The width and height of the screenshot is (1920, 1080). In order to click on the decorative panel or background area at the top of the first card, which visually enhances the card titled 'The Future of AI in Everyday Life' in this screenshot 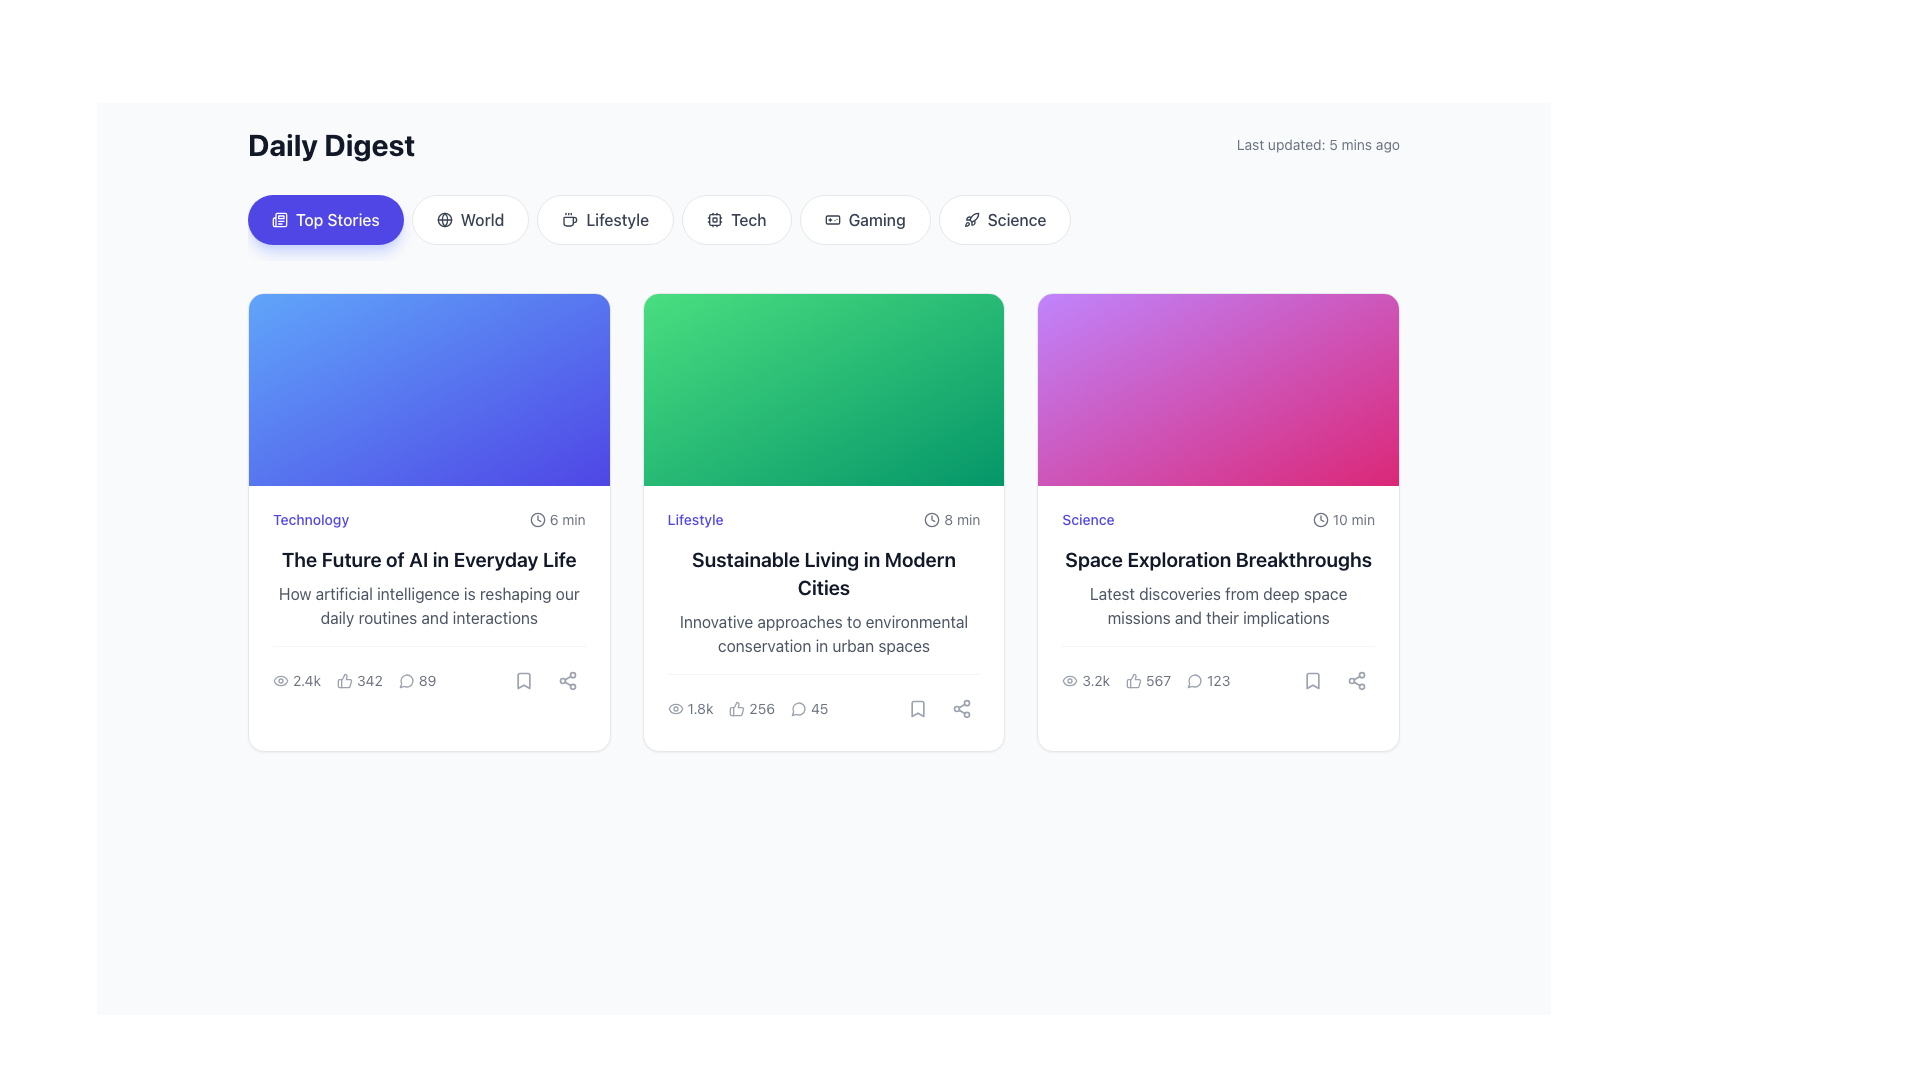, I will do `click(428, 389)`.